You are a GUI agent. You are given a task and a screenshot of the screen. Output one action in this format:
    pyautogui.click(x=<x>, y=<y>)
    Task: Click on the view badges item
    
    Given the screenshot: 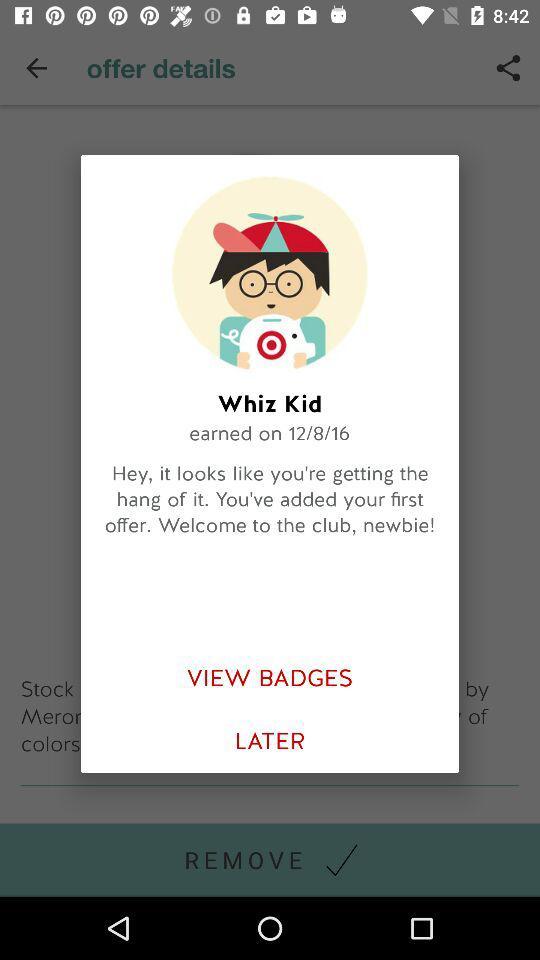 What is the action you would take?
    pyautogui.click(x=270, y=678)
    